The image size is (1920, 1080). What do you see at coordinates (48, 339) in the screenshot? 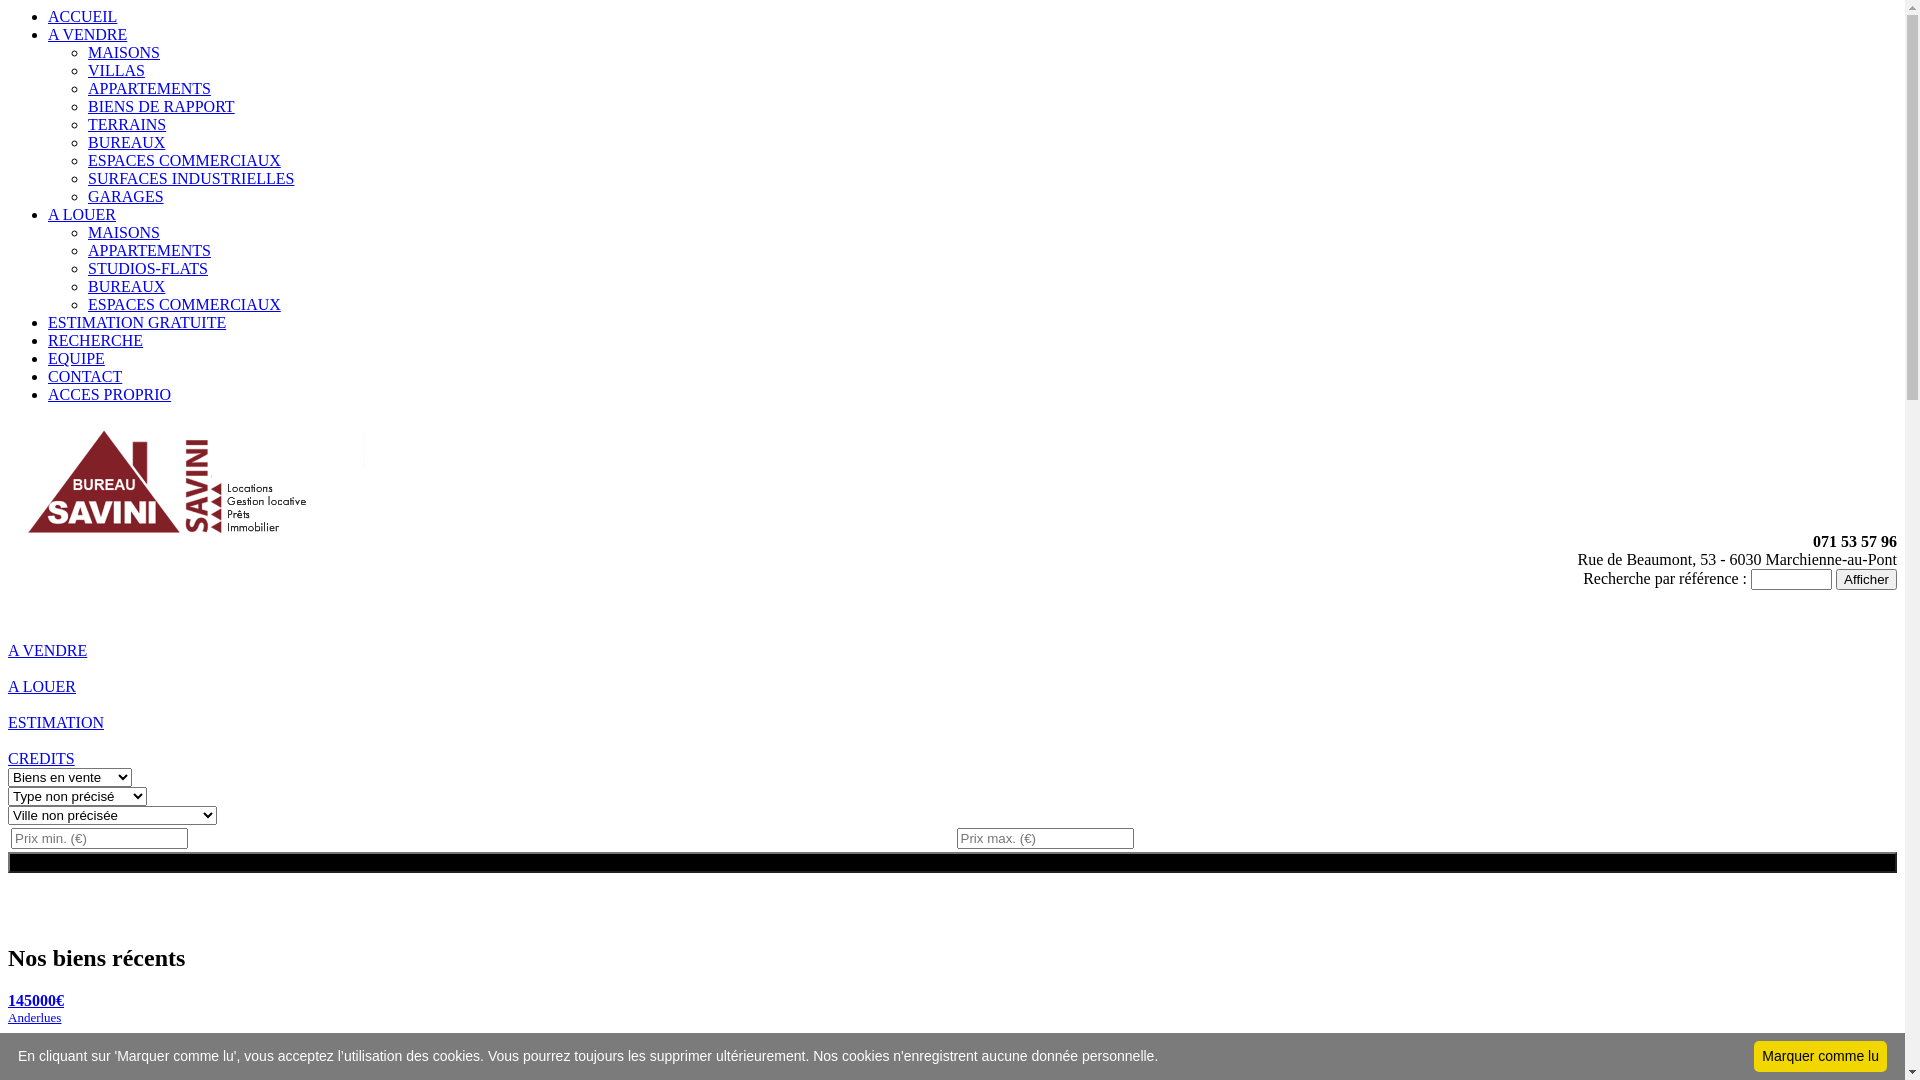
I see `'RECHERCHE'` at bounding box center [48, 339].